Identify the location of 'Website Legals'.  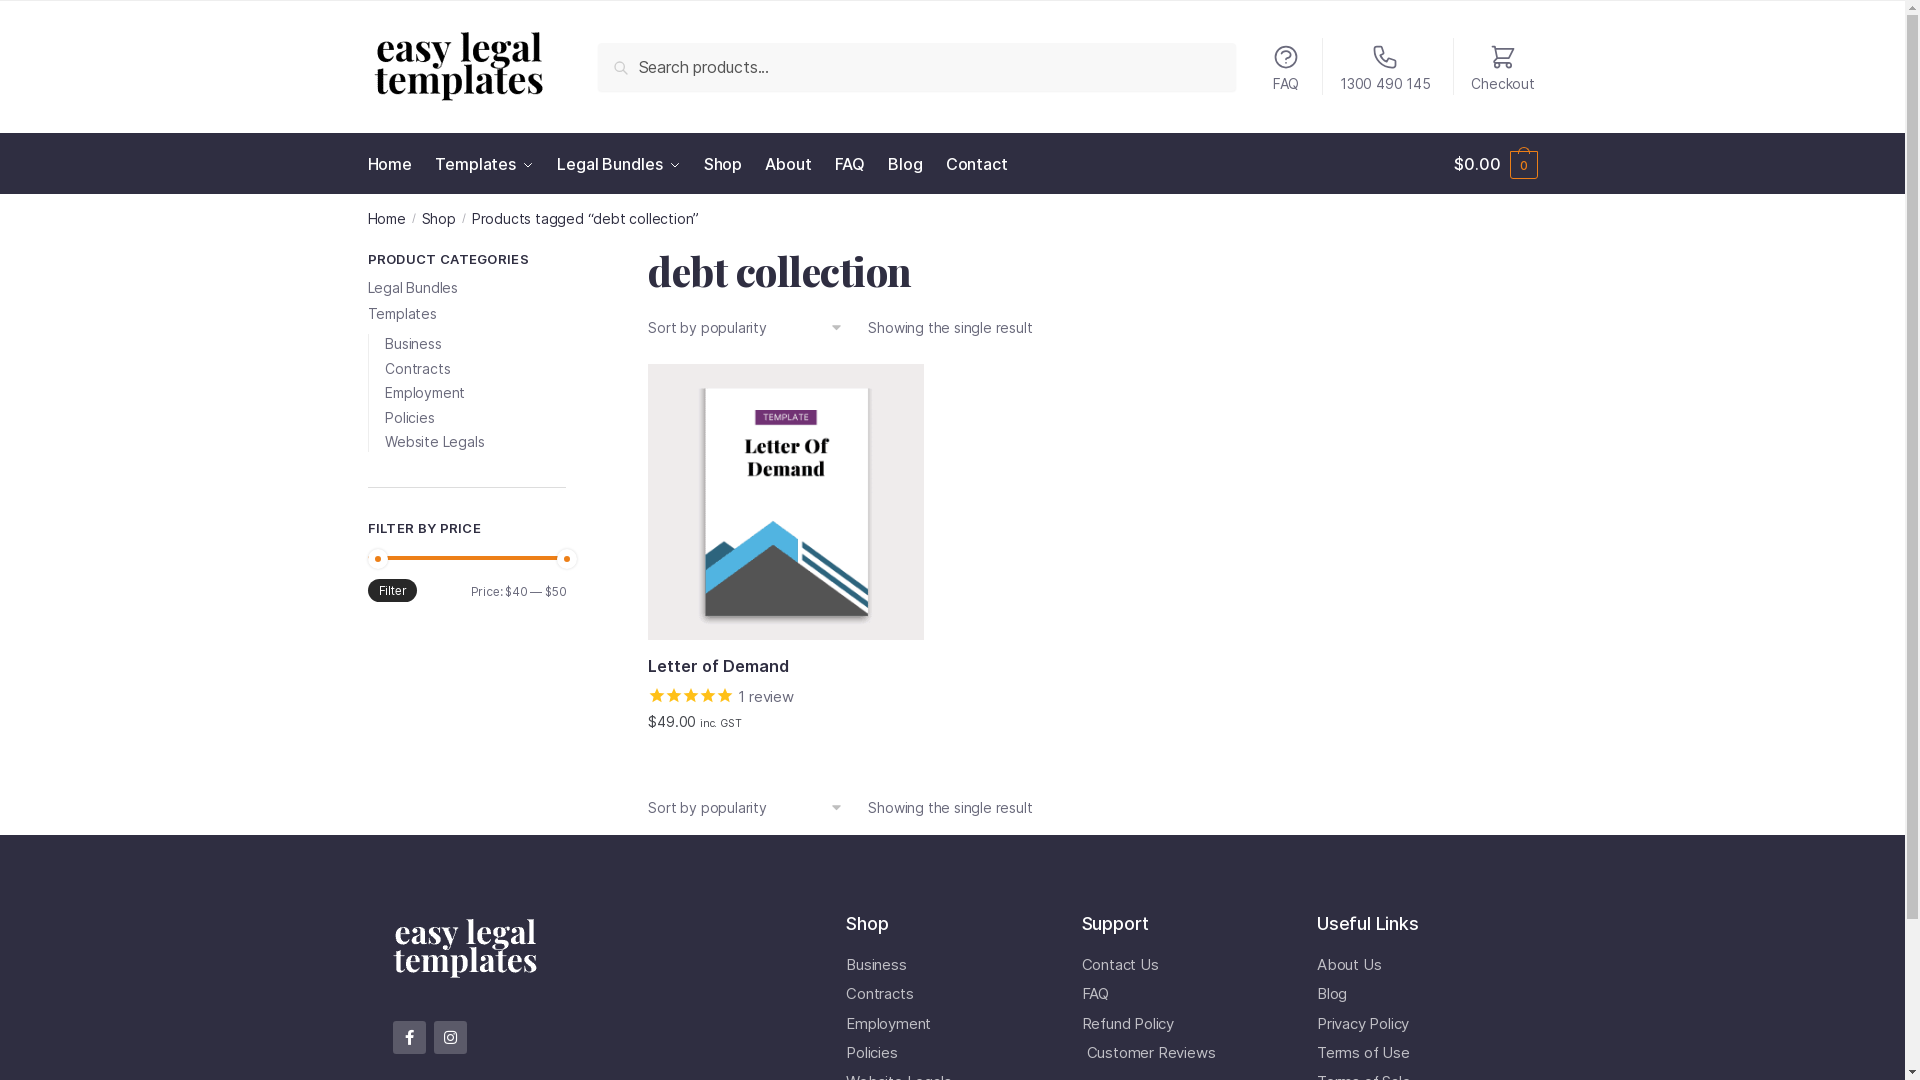
(384, 440).